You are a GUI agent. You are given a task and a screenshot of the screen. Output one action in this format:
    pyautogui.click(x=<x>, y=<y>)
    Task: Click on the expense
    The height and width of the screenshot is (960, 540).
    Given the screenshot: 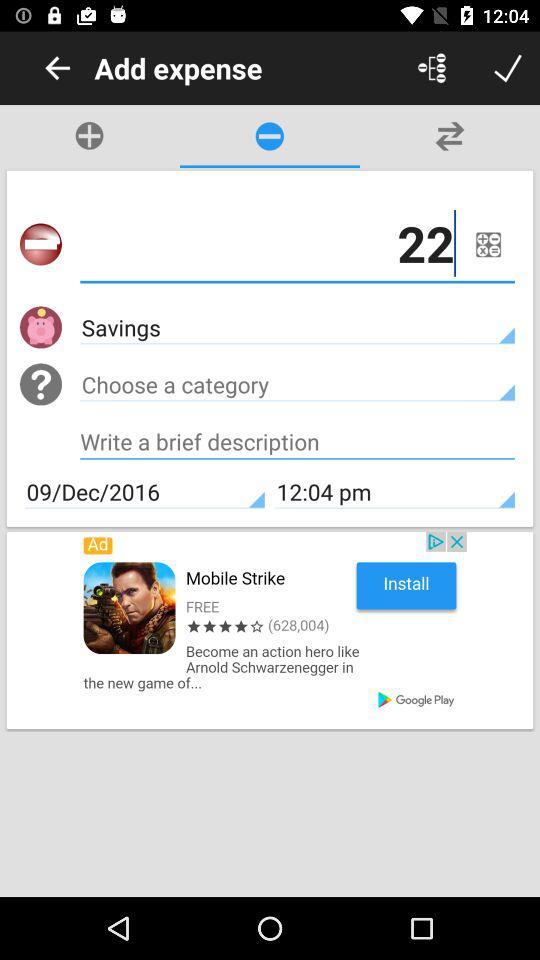 What is the action you would take?
    pyautogui.click(x=431, y=68)
    